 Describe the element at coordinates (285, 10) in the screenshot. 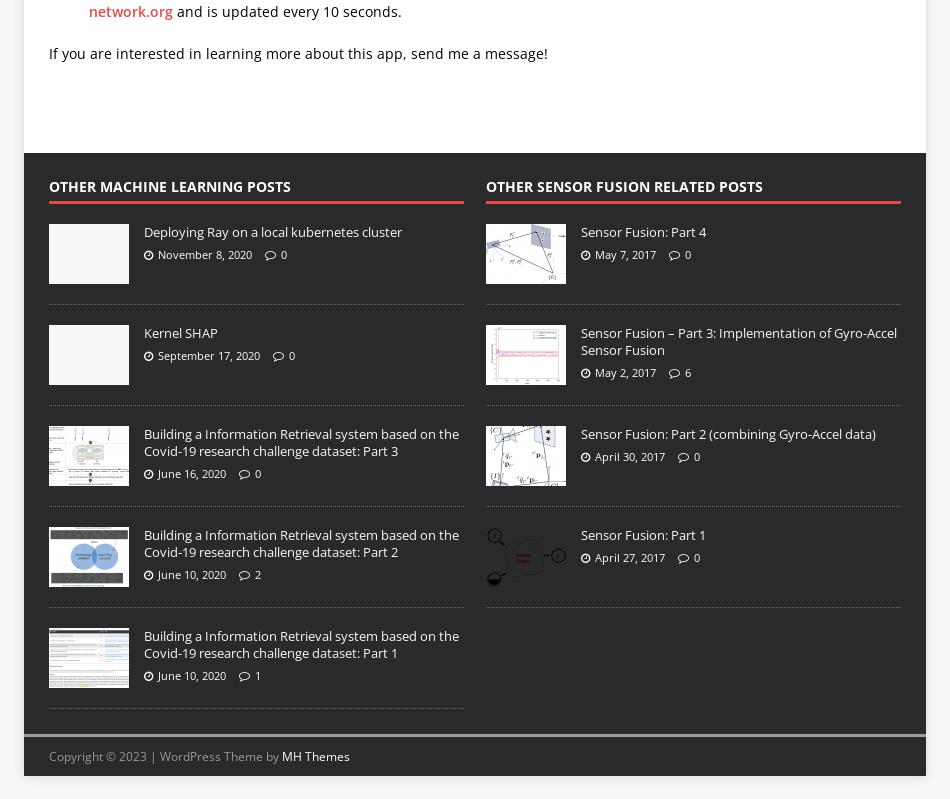

I see `'and is updated every 10 seconds.'` at that location.